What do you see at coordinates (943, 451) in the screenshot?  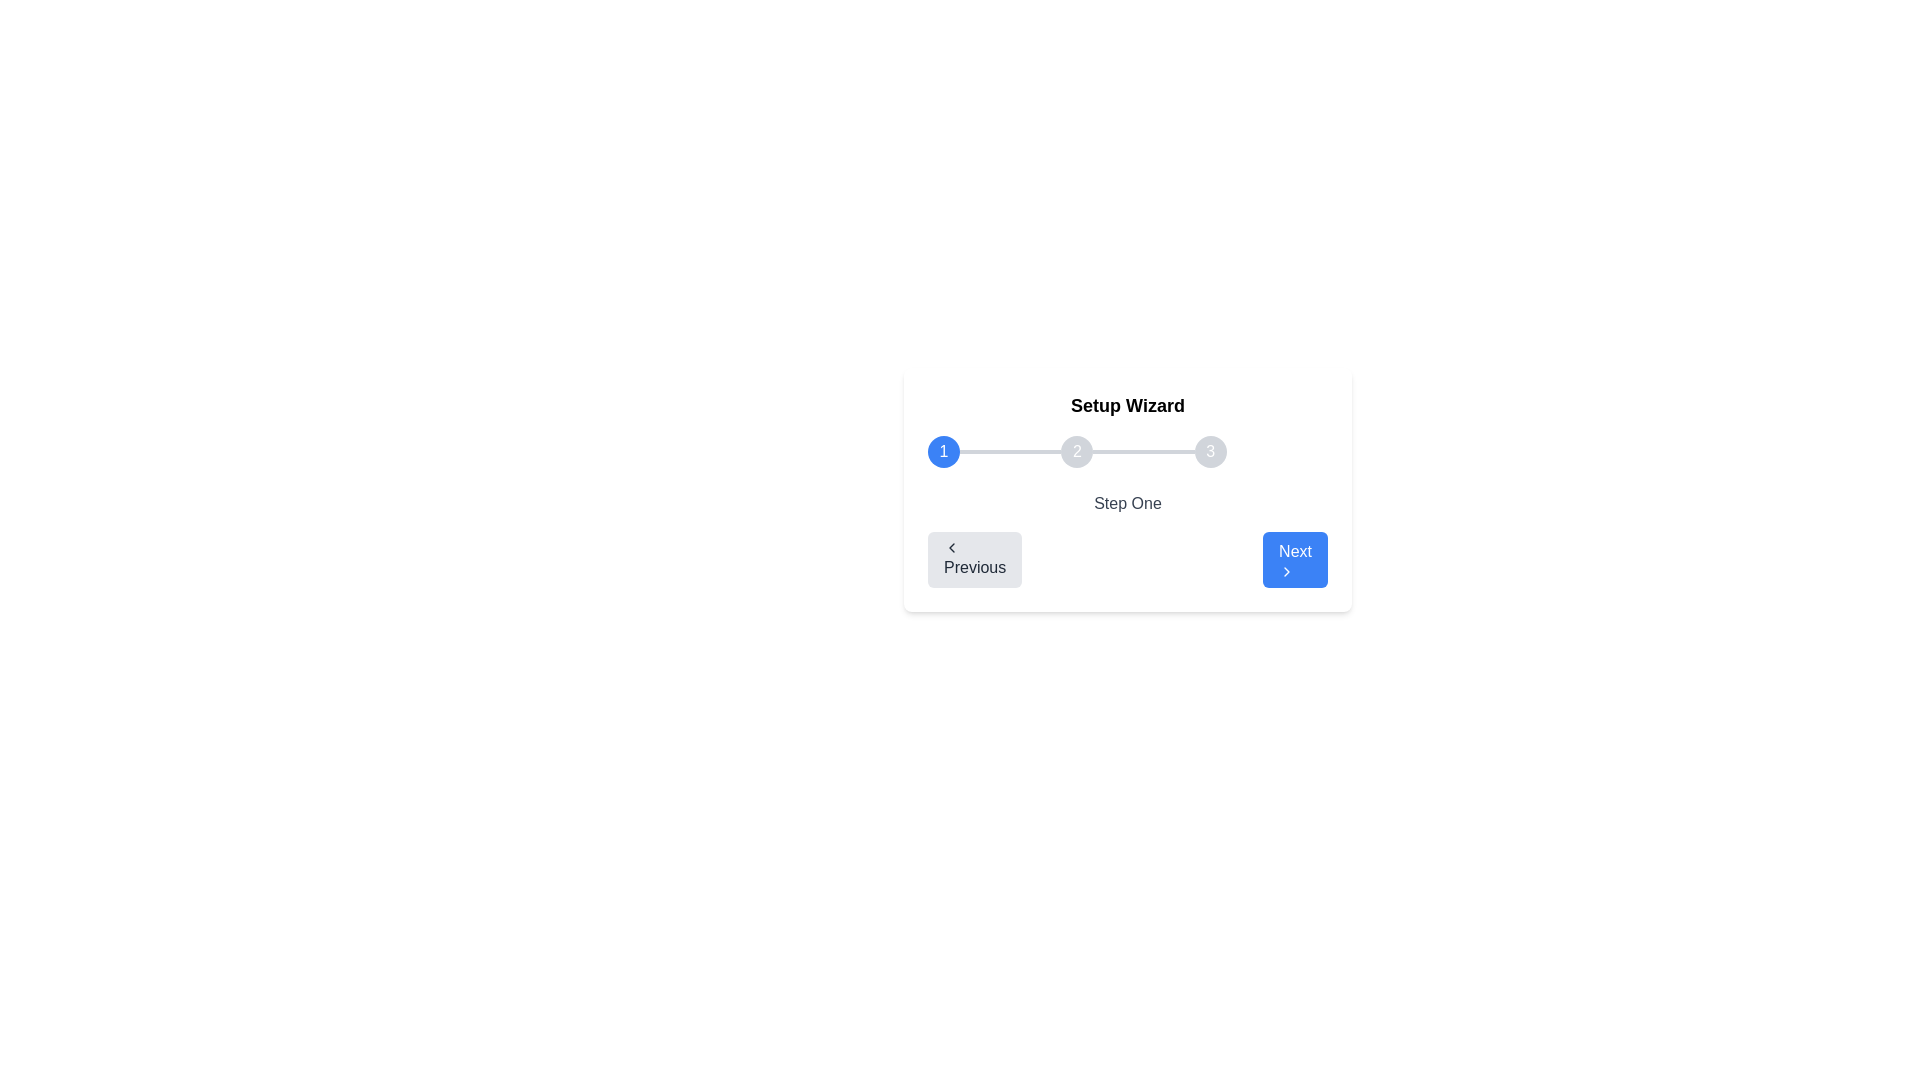 I see `the blue circular button with a white number '1' indicating the first step in the step indicator bar` at bounding box center [943, 451].